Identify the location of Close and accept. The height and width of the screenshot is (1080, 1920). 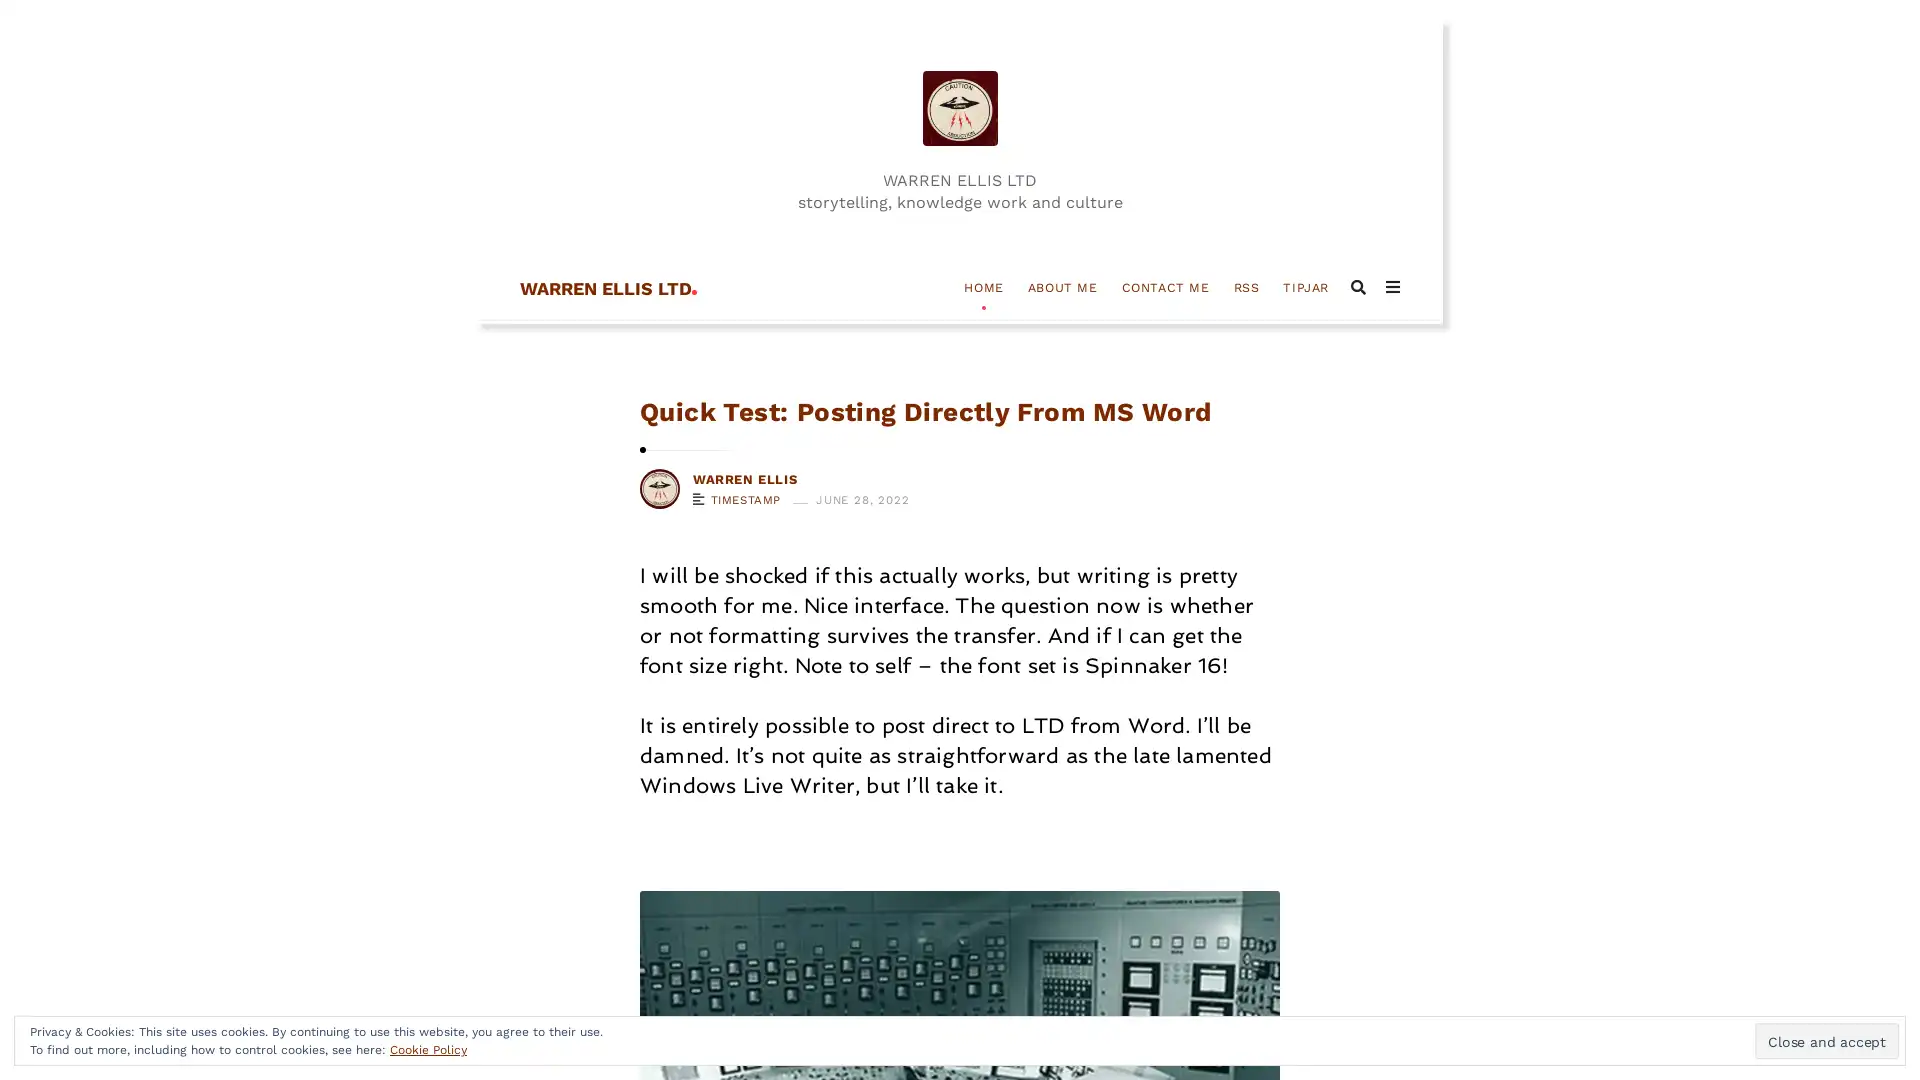
(1827, 1040).